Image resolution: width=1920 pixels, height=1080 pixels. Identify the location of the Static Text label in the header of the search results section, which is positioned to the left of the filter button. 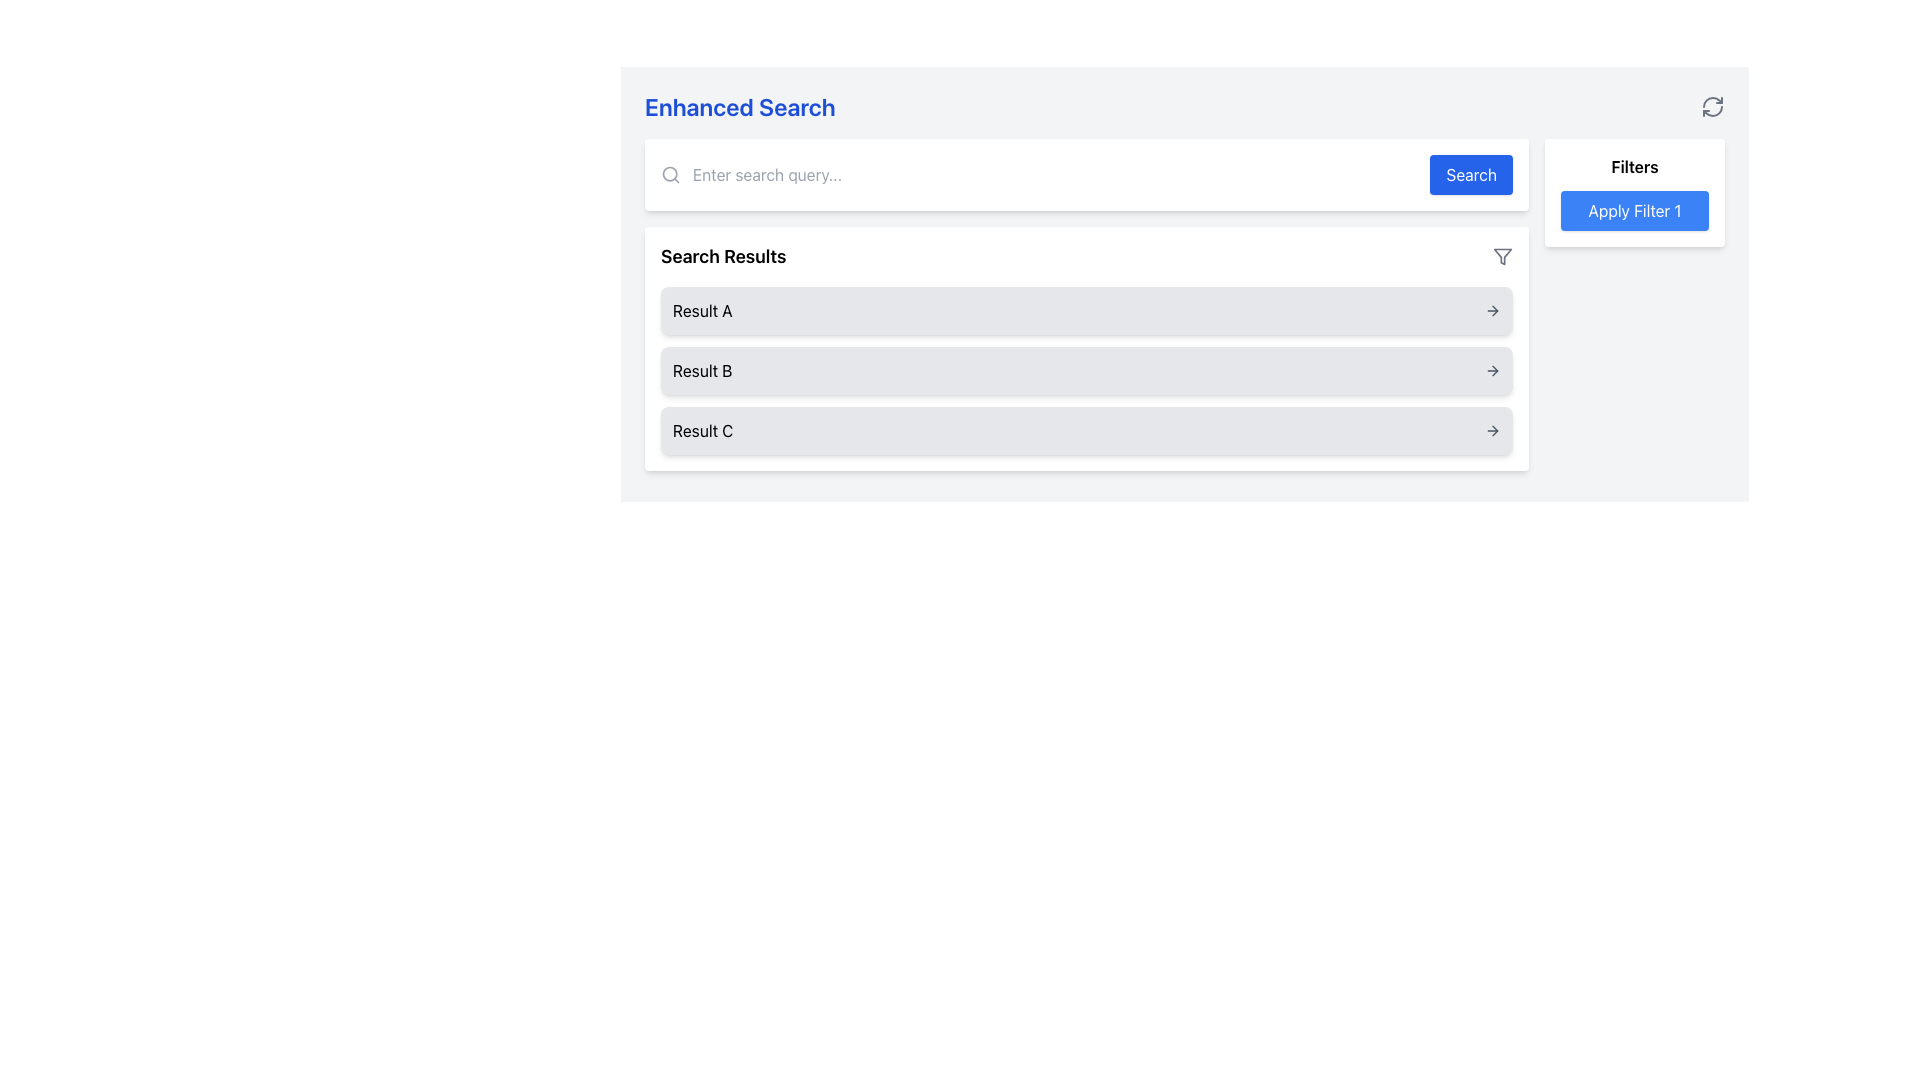
(722, 256).